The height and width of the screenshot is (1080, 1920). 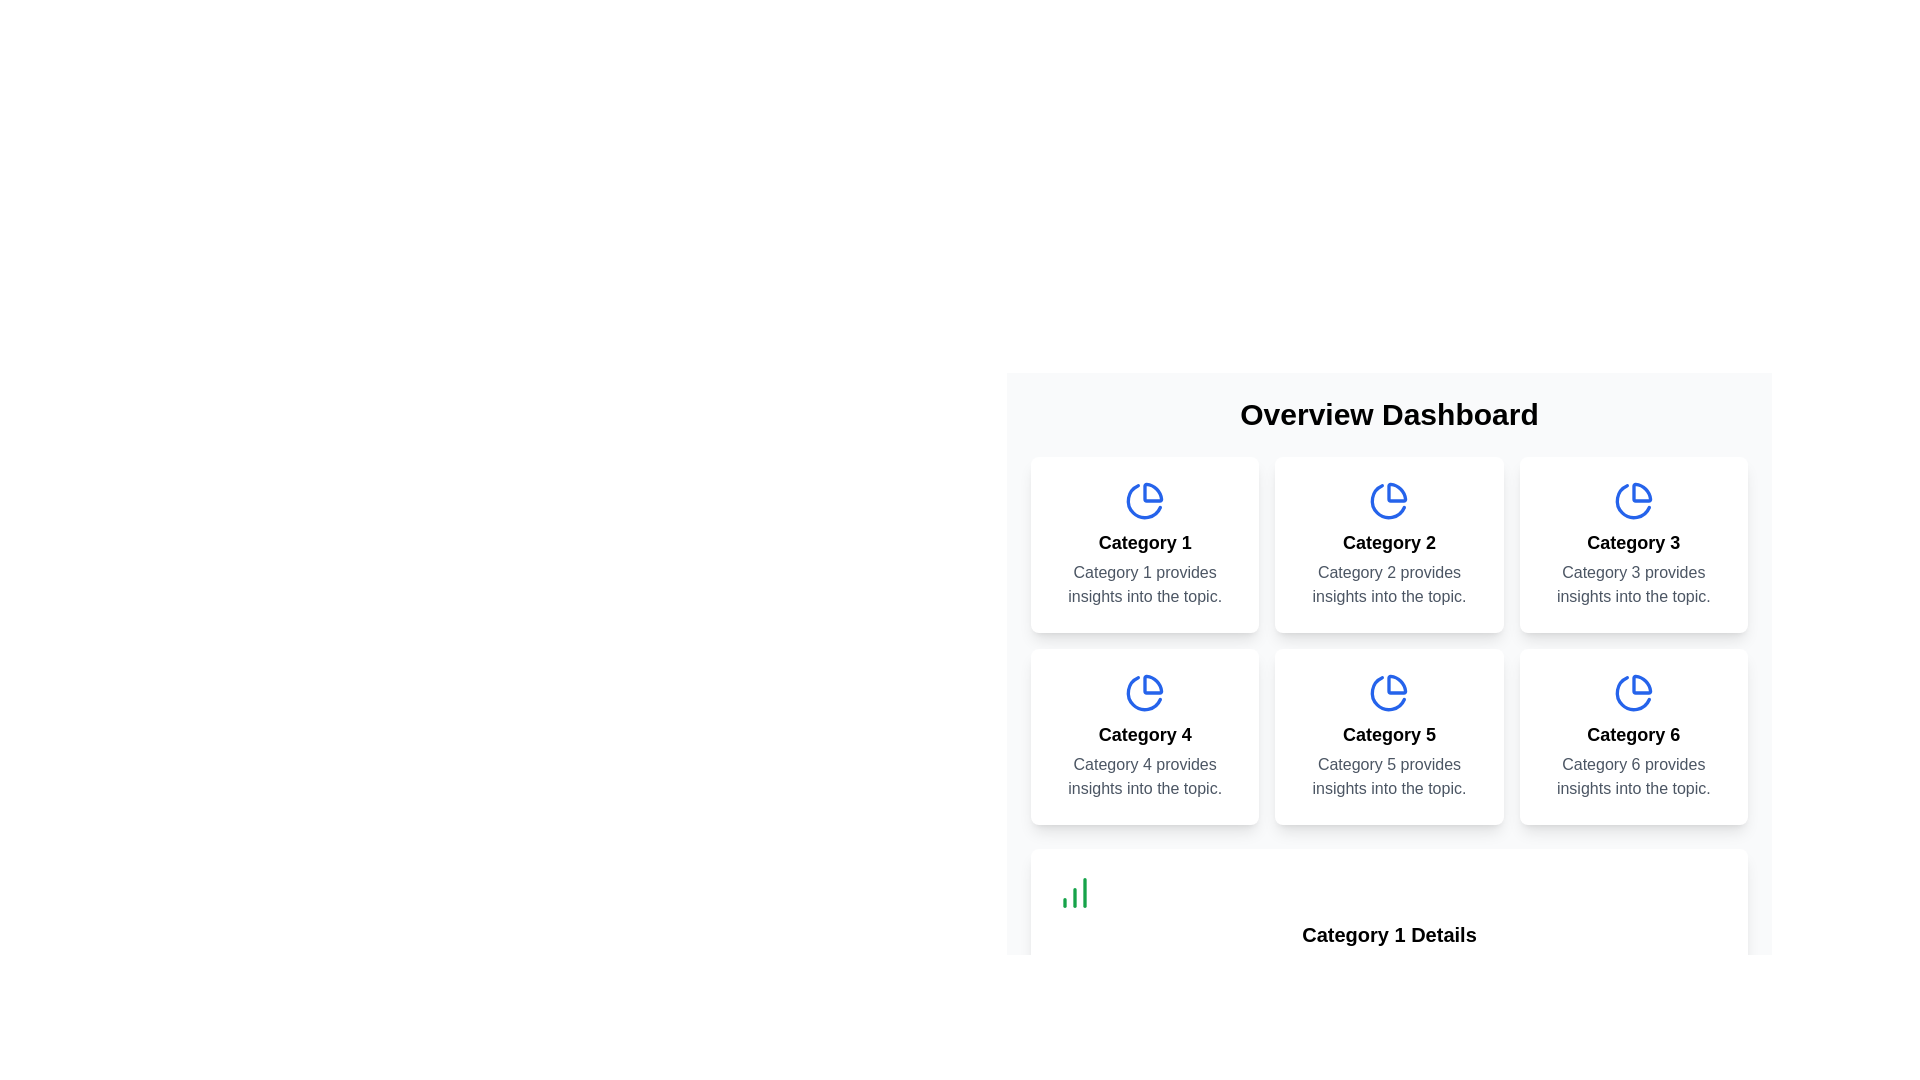 What do you see at coordinates (1388, 544) in the screenshot?
I see `the center category card positioned in the grid layout, located between 'Category 1' and 'Category 3'` at bounding box center [1388, 544].